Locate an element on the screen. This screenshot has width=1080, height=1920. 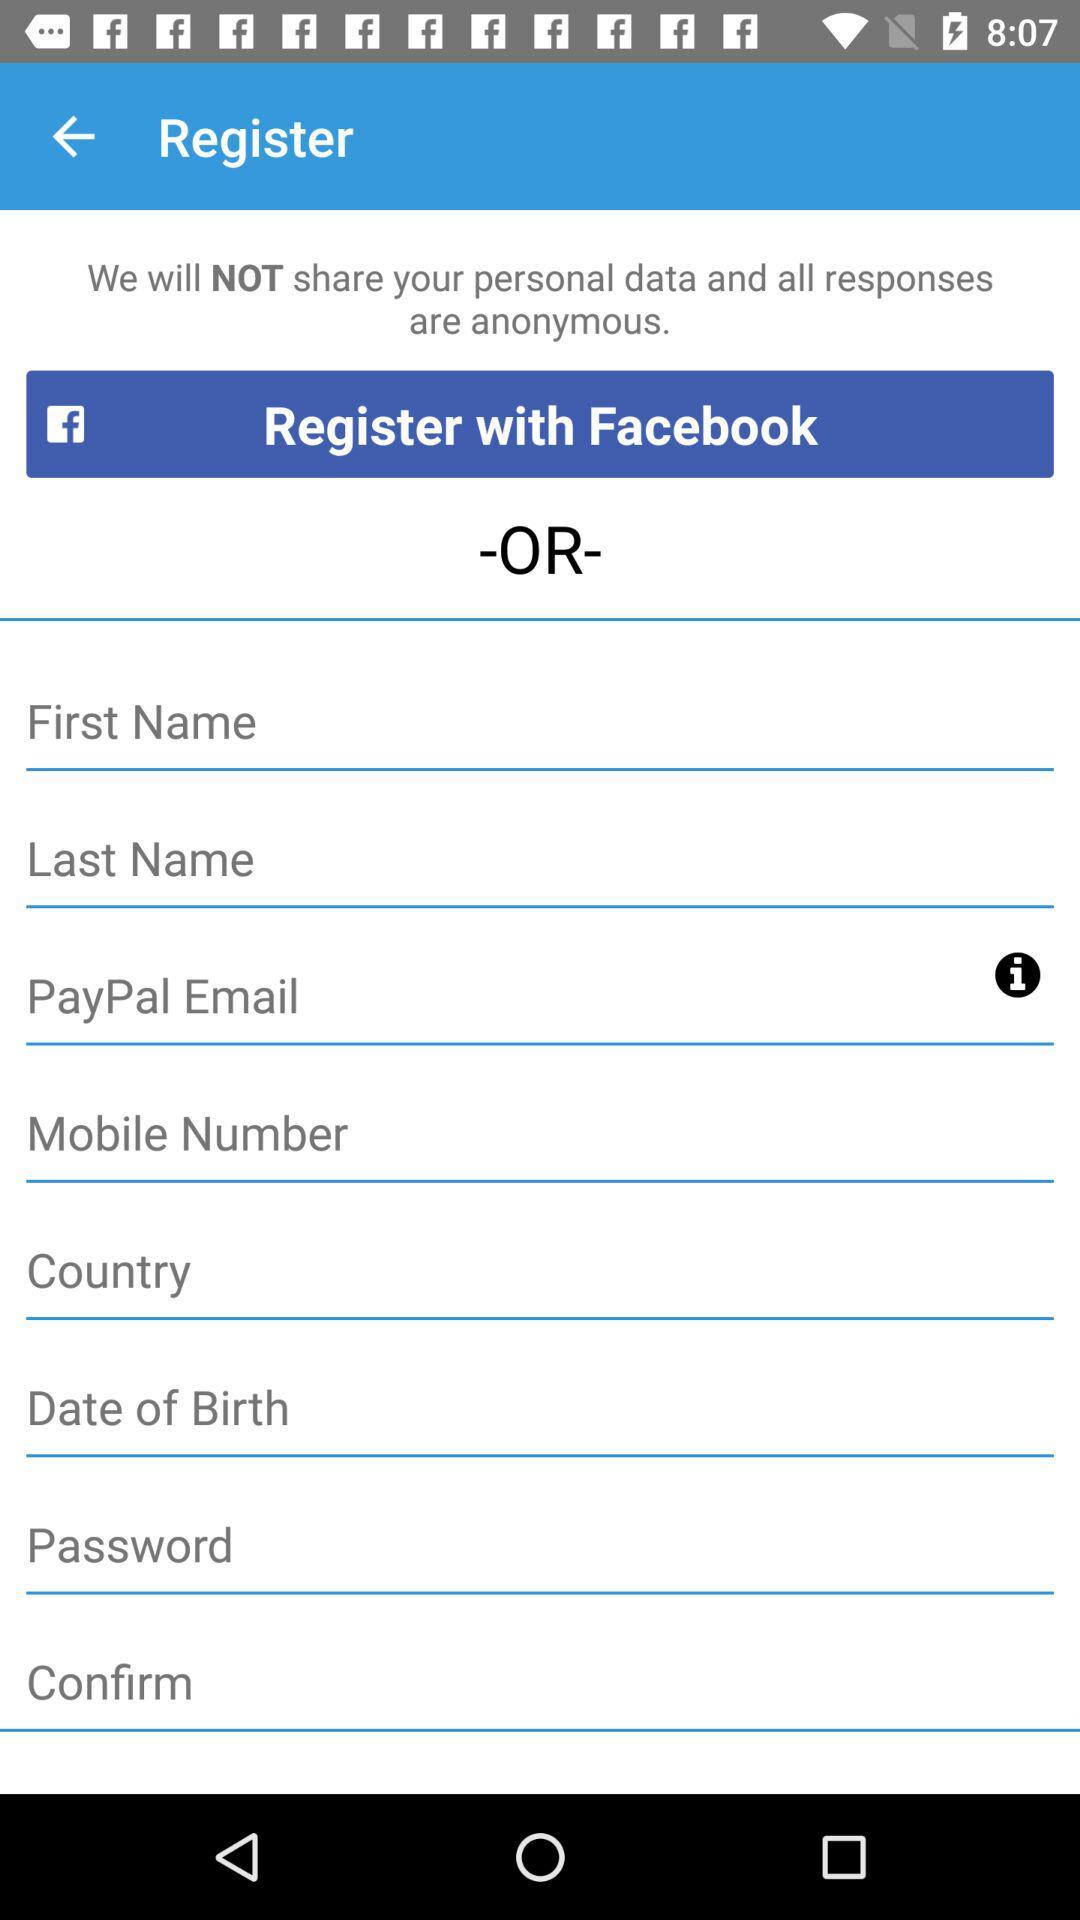
first name is located at coordinates (540, 721).